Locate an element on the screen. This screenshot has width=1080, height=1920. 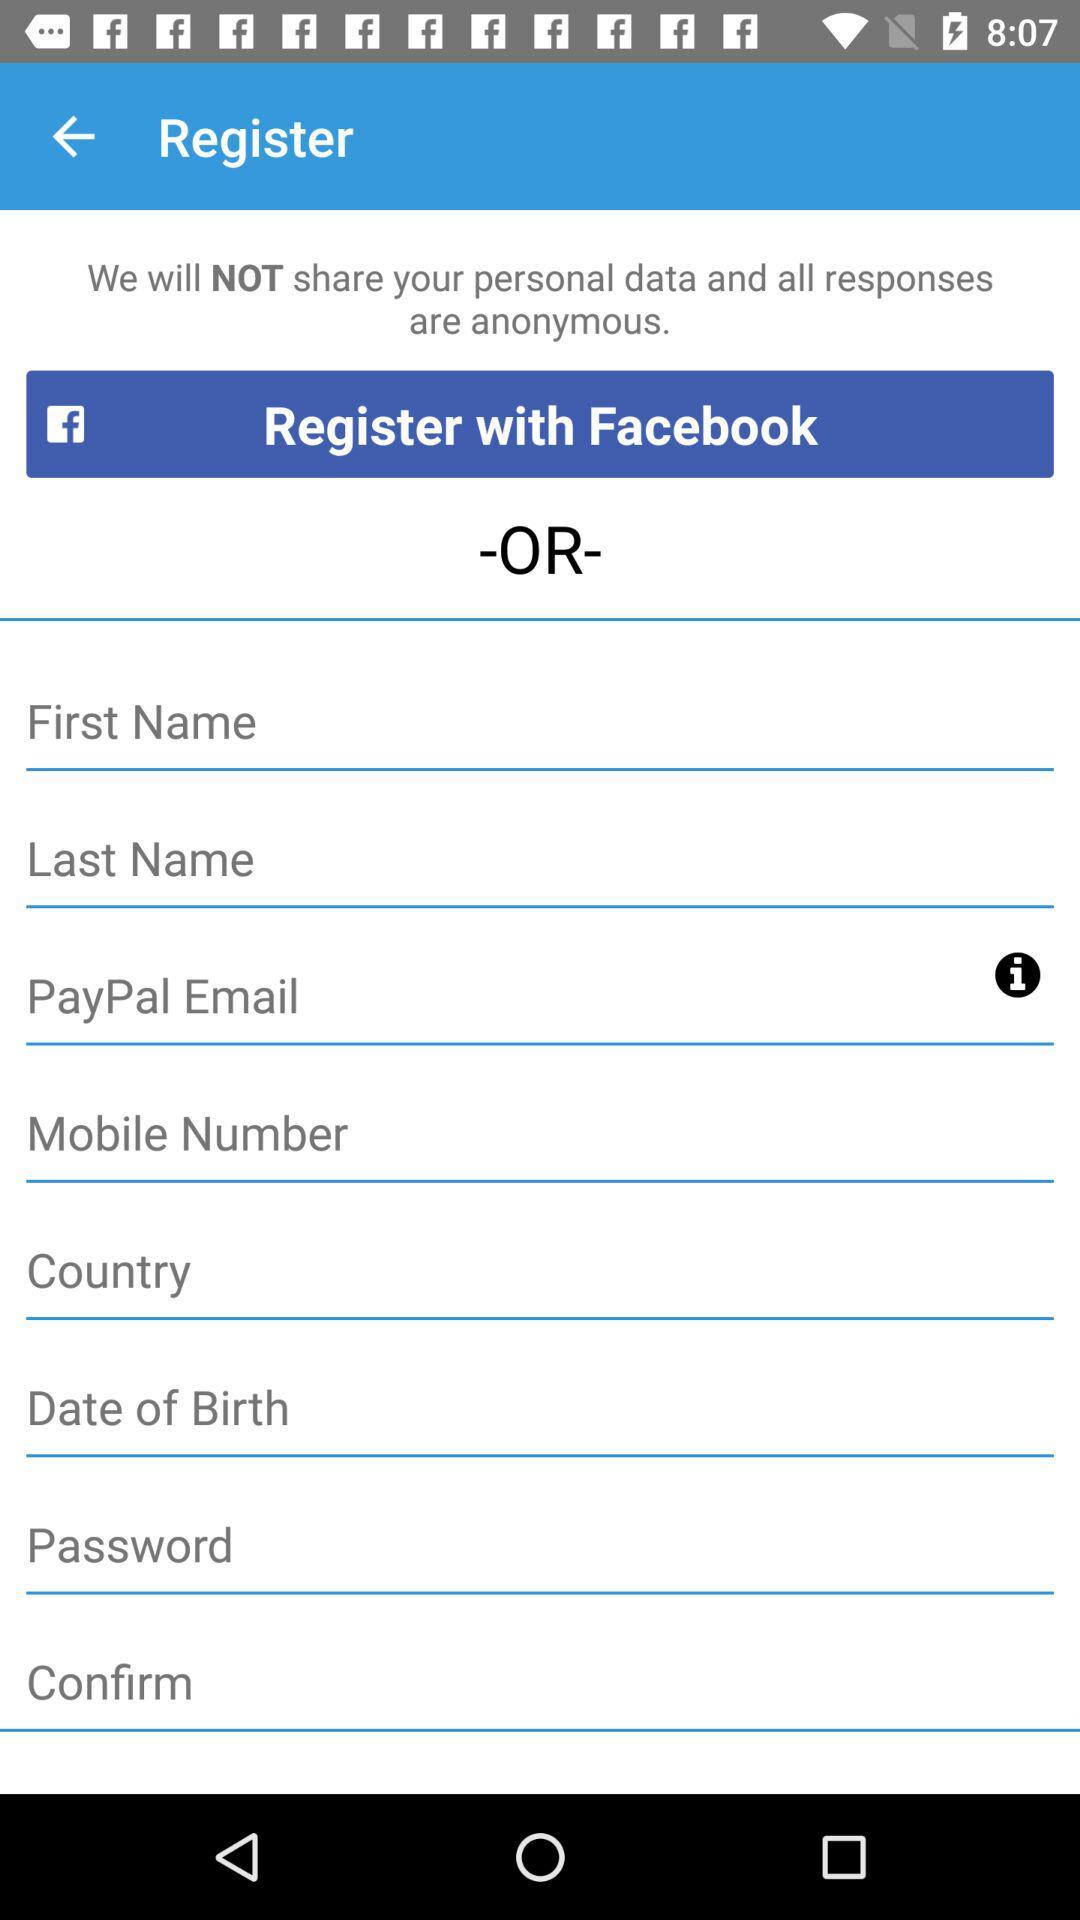
first name is located at coordinates (540, 721).